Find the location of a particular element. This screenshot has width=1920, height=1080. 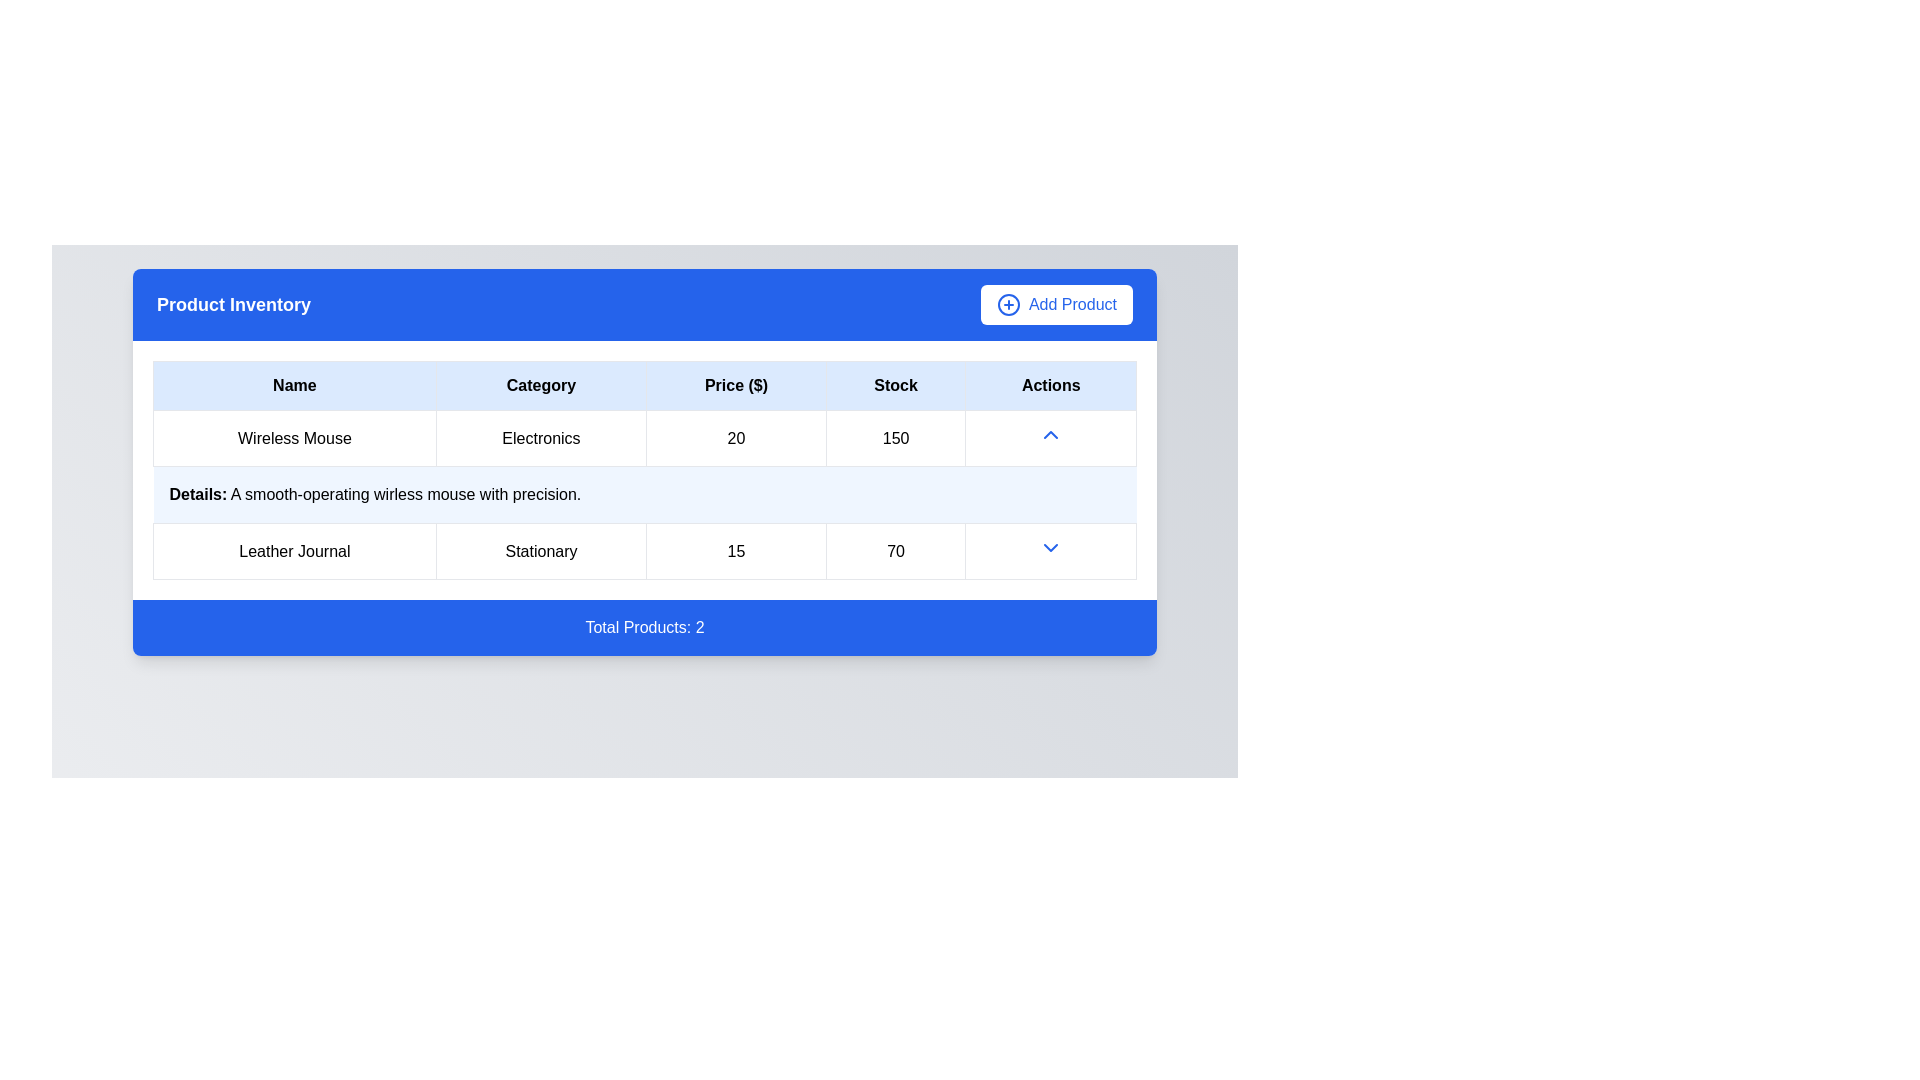

columns is located at coordinates (644, 385).